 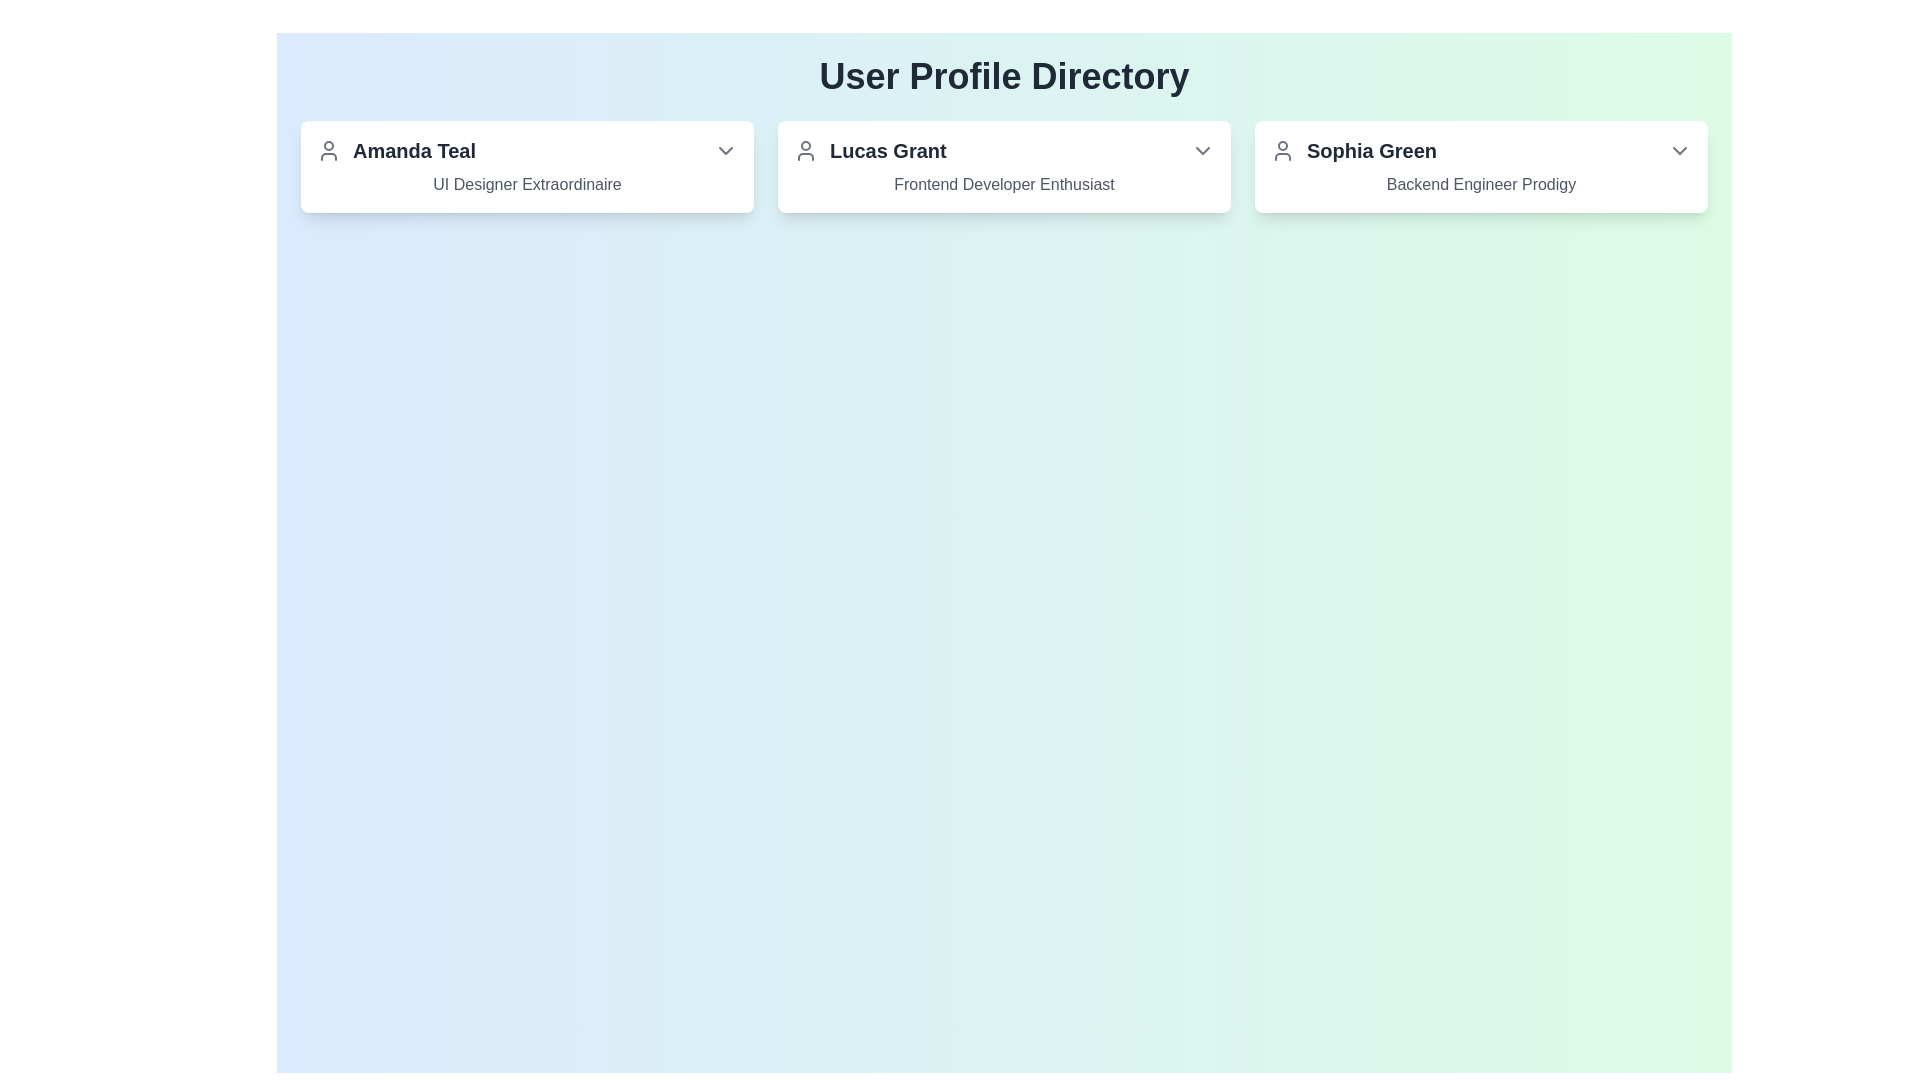 What do you see at coordinates (1680, 149) in the screenshot?
I see `the downward chevron icon representing the Dropdown toggle button located at the top-right section of the card interface titled 'Sophia Green'` at bounding box center [1680, 149].